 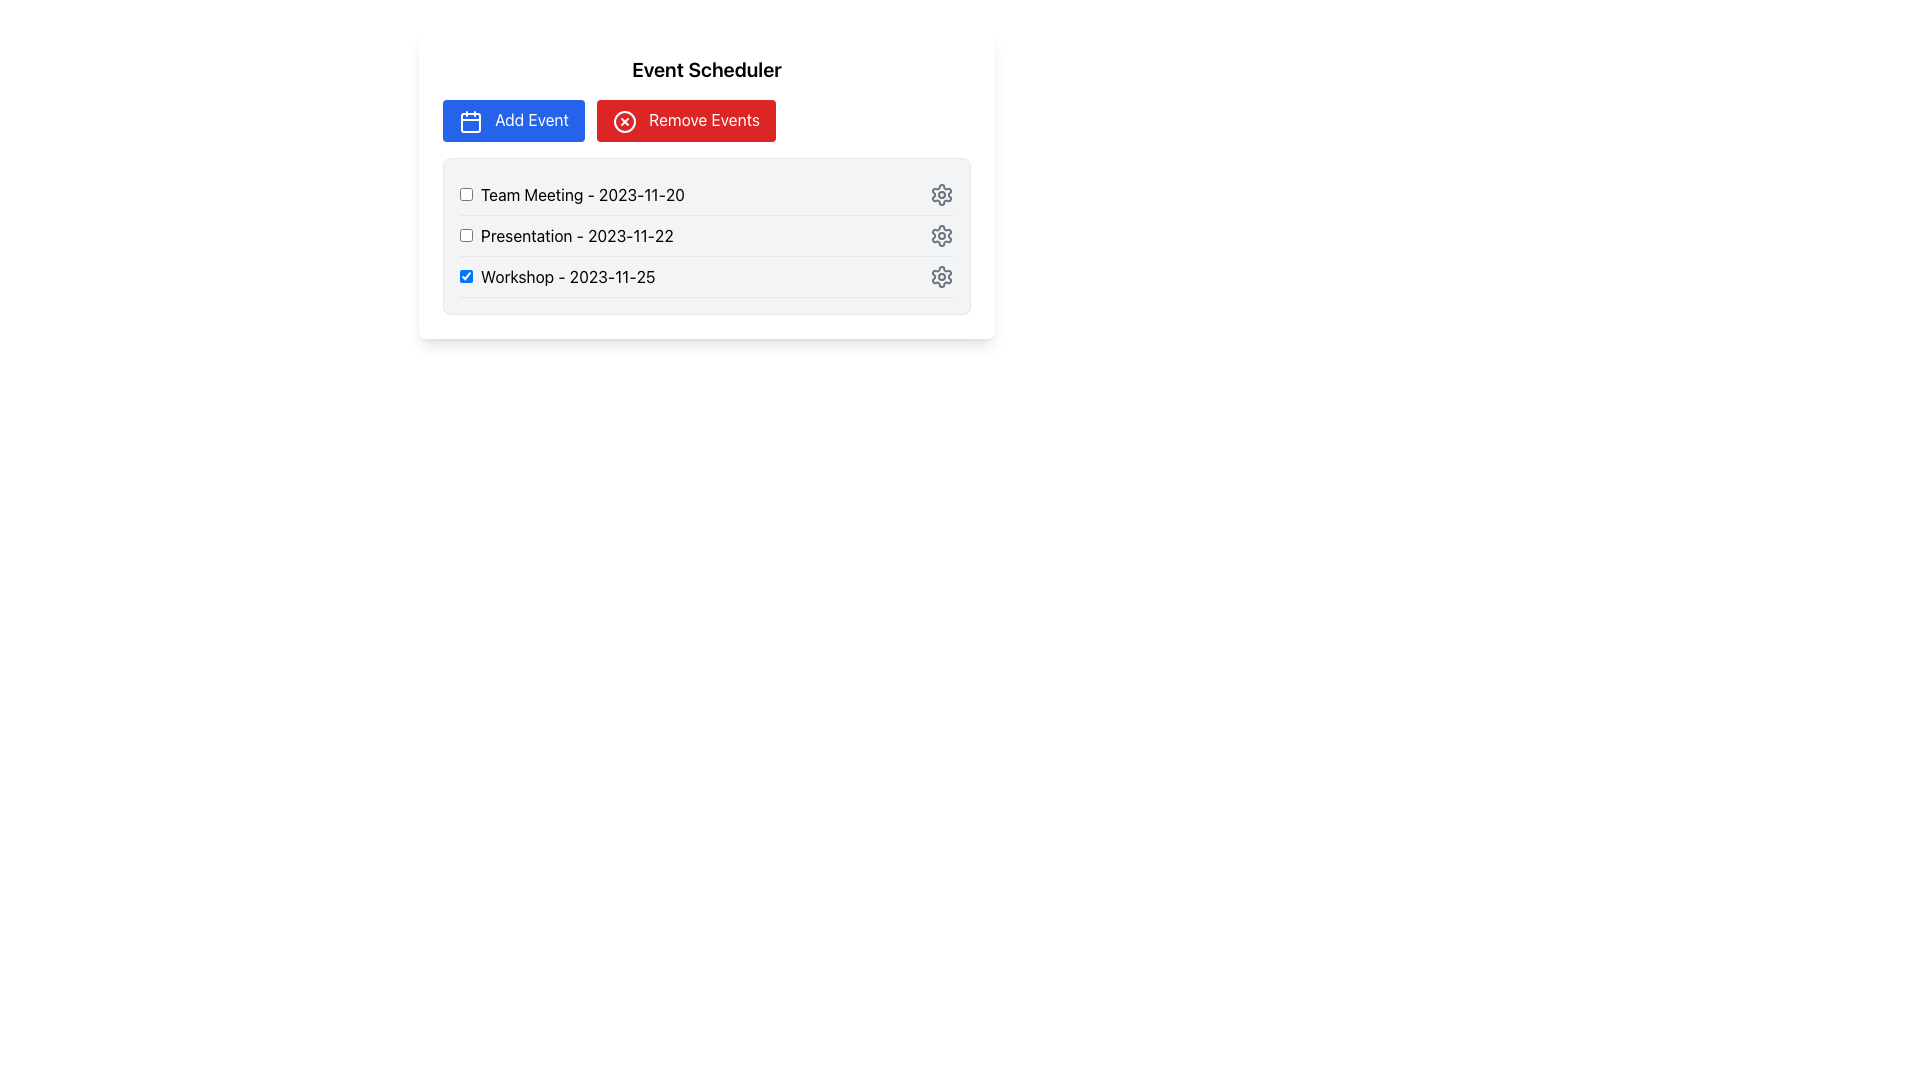 I want to click on the red circular icon with a cross symbol located on the left side of the 'Remove Events' button, so click(x=623, y=121).